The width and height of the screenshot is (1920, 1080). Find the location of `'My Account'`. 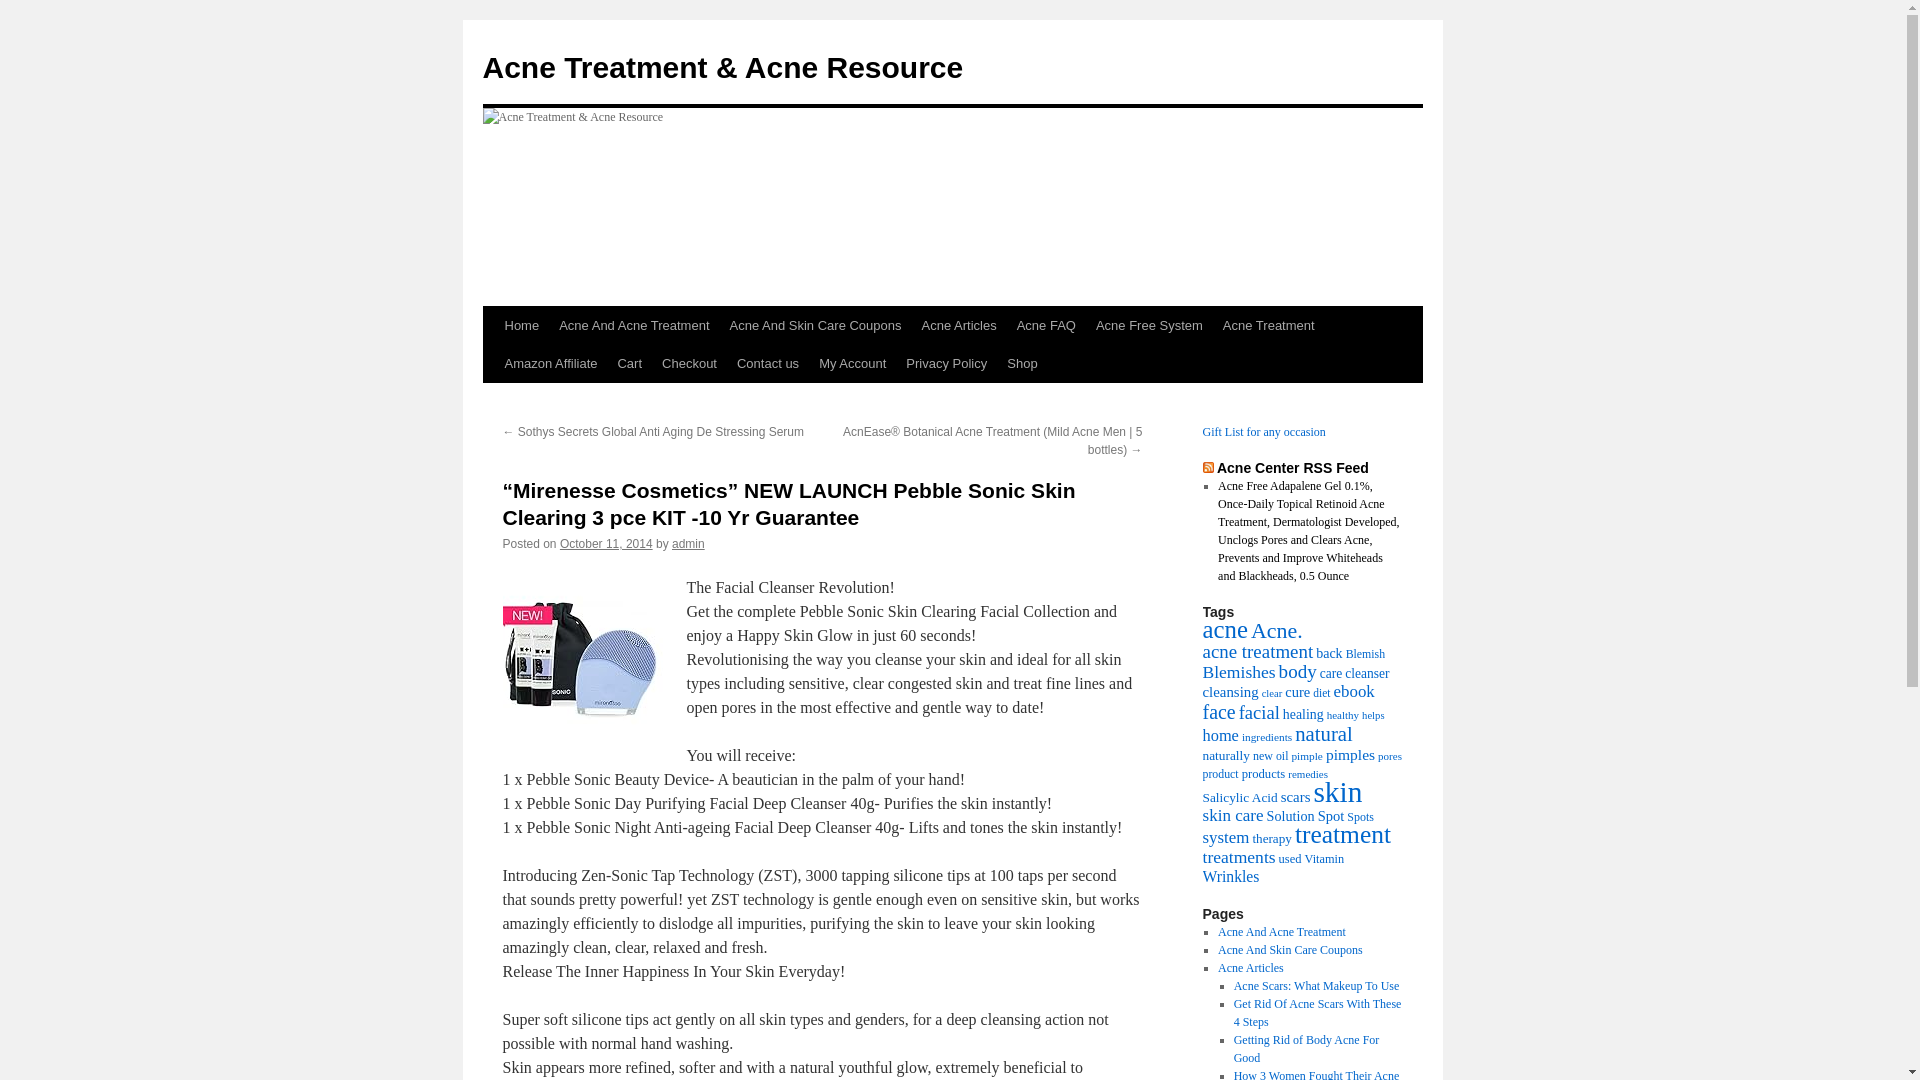

'My Account' is located at coordinates (852, 363).